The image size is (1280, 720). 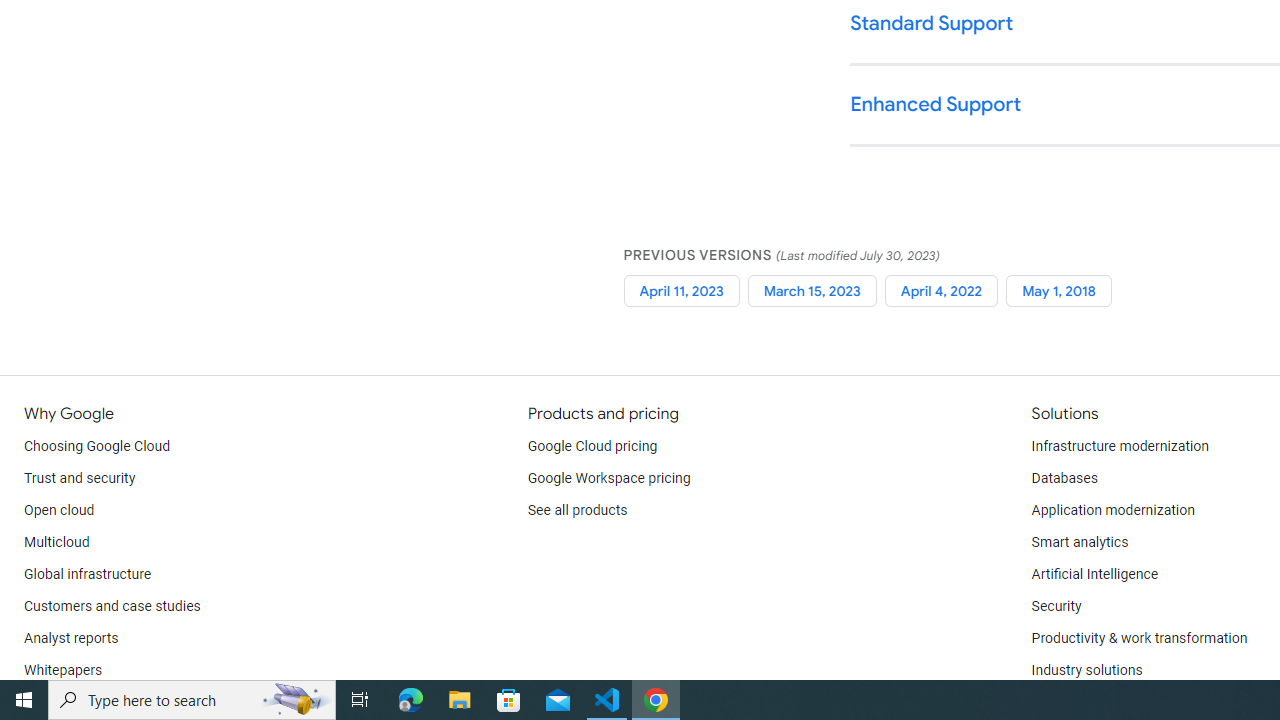 I want to click on 'Productivity & work transformation', so click(x=1139, y=639).